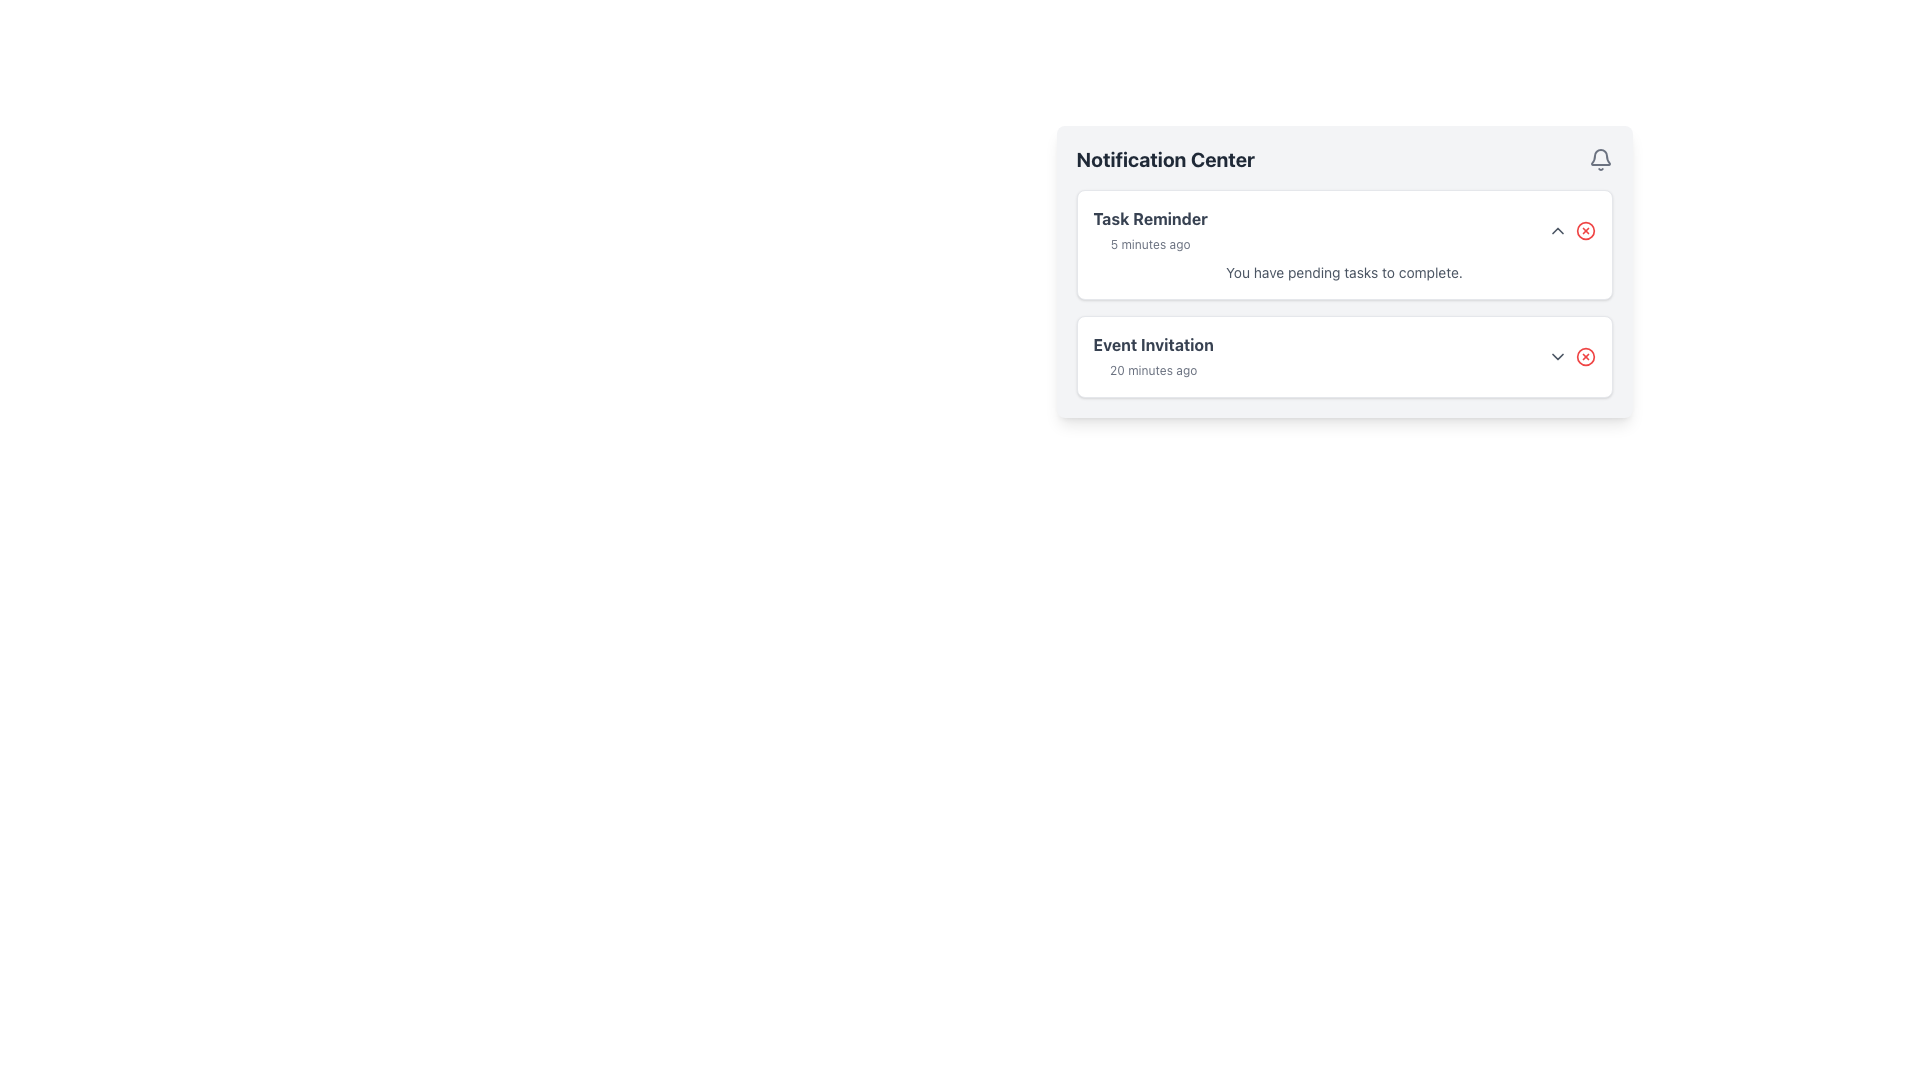 The width and height of the screenshot is (1920, 1080). What do you see at coordinates (1165, 158) in the screenshot?
I see `text heading of the notification panel, which serves as the title indicating its purpose or content` at bounding box center [1165, 158].